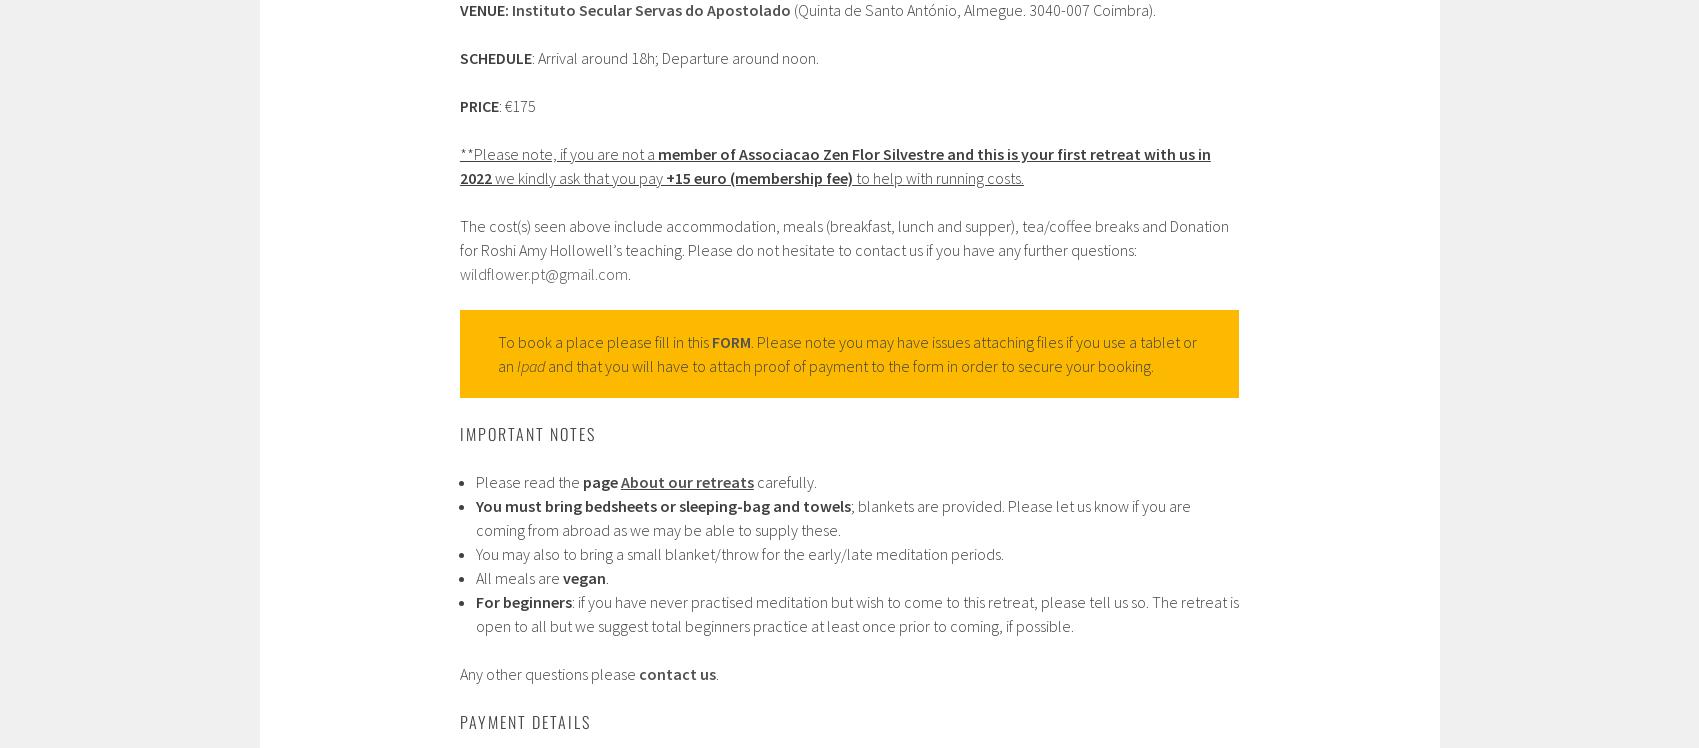 The image size is (1699, 748). Describe the element at coordinates (603, 340) in the screenshot. I see `'To book a place please fill in this'` at that location.